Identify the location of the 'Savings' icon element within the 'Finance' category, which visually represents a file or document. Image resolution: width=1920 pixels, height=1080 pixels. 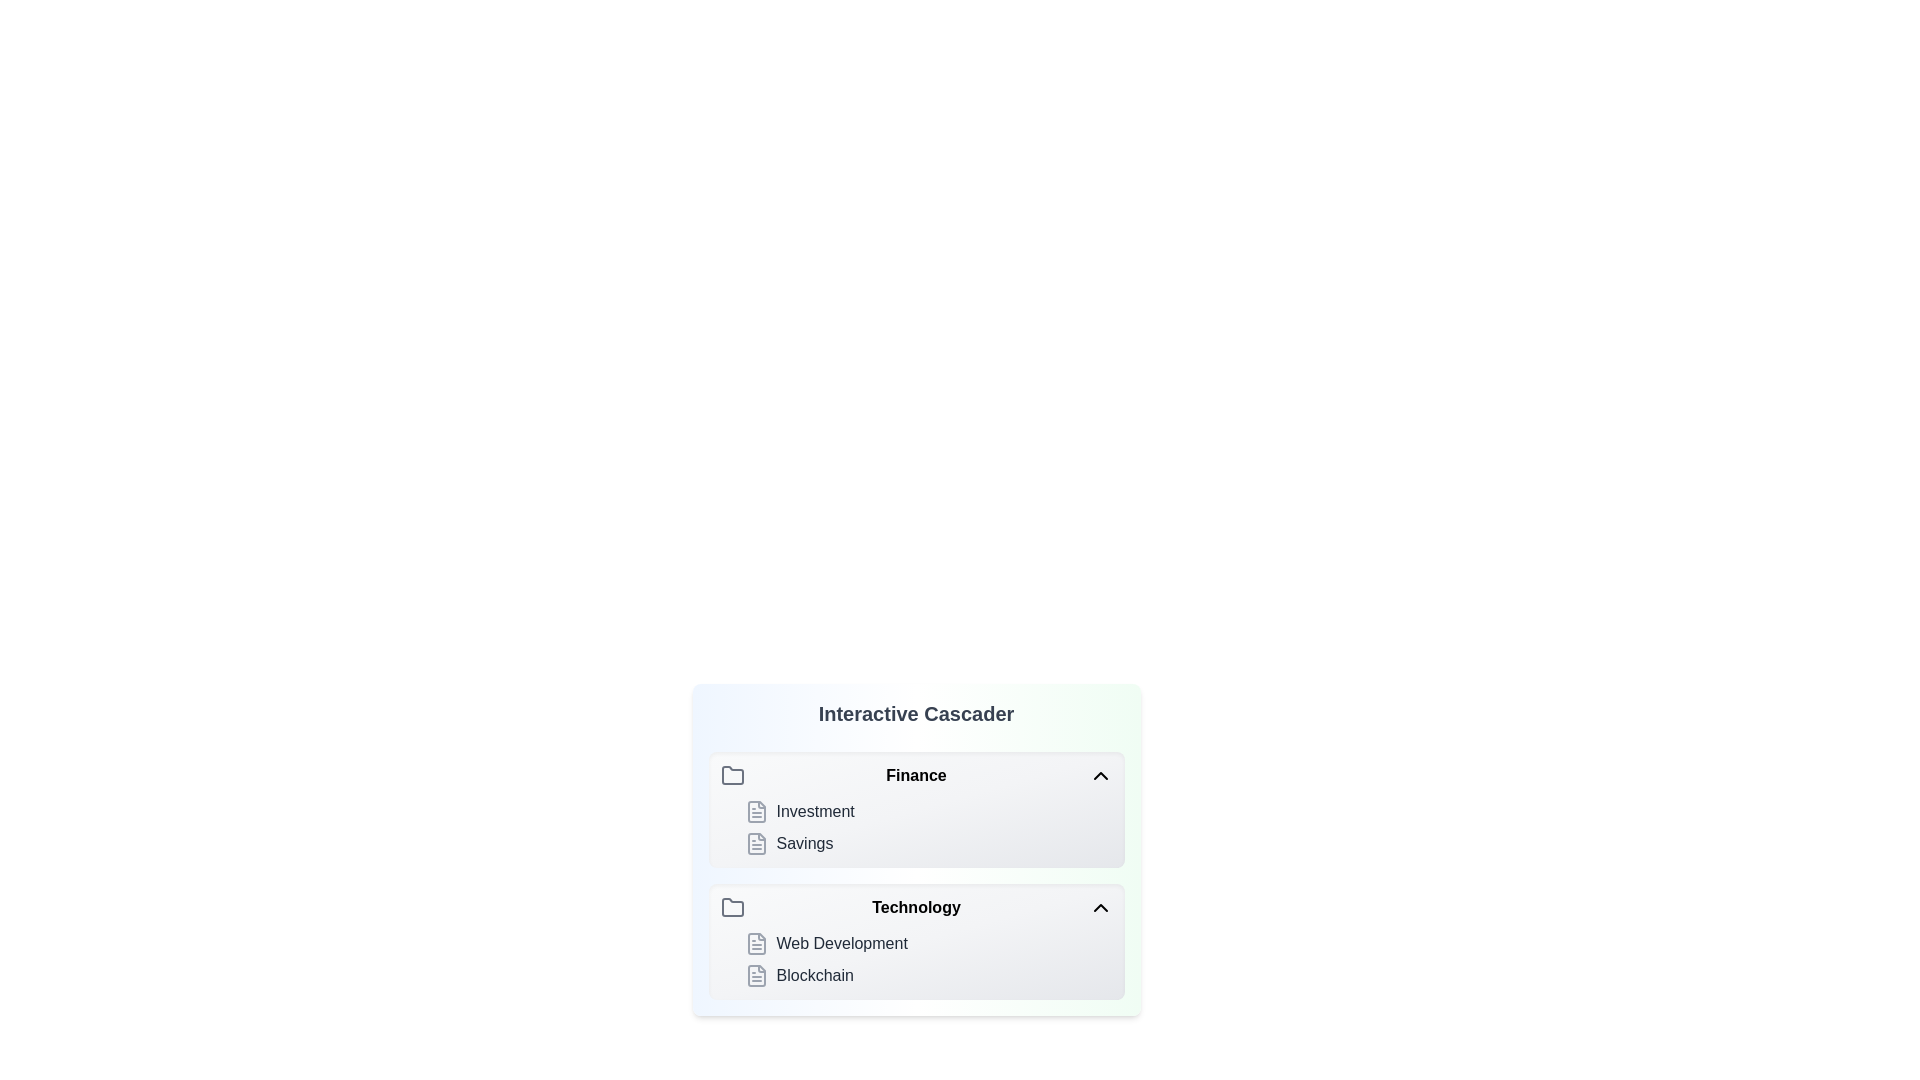
(755, 844).